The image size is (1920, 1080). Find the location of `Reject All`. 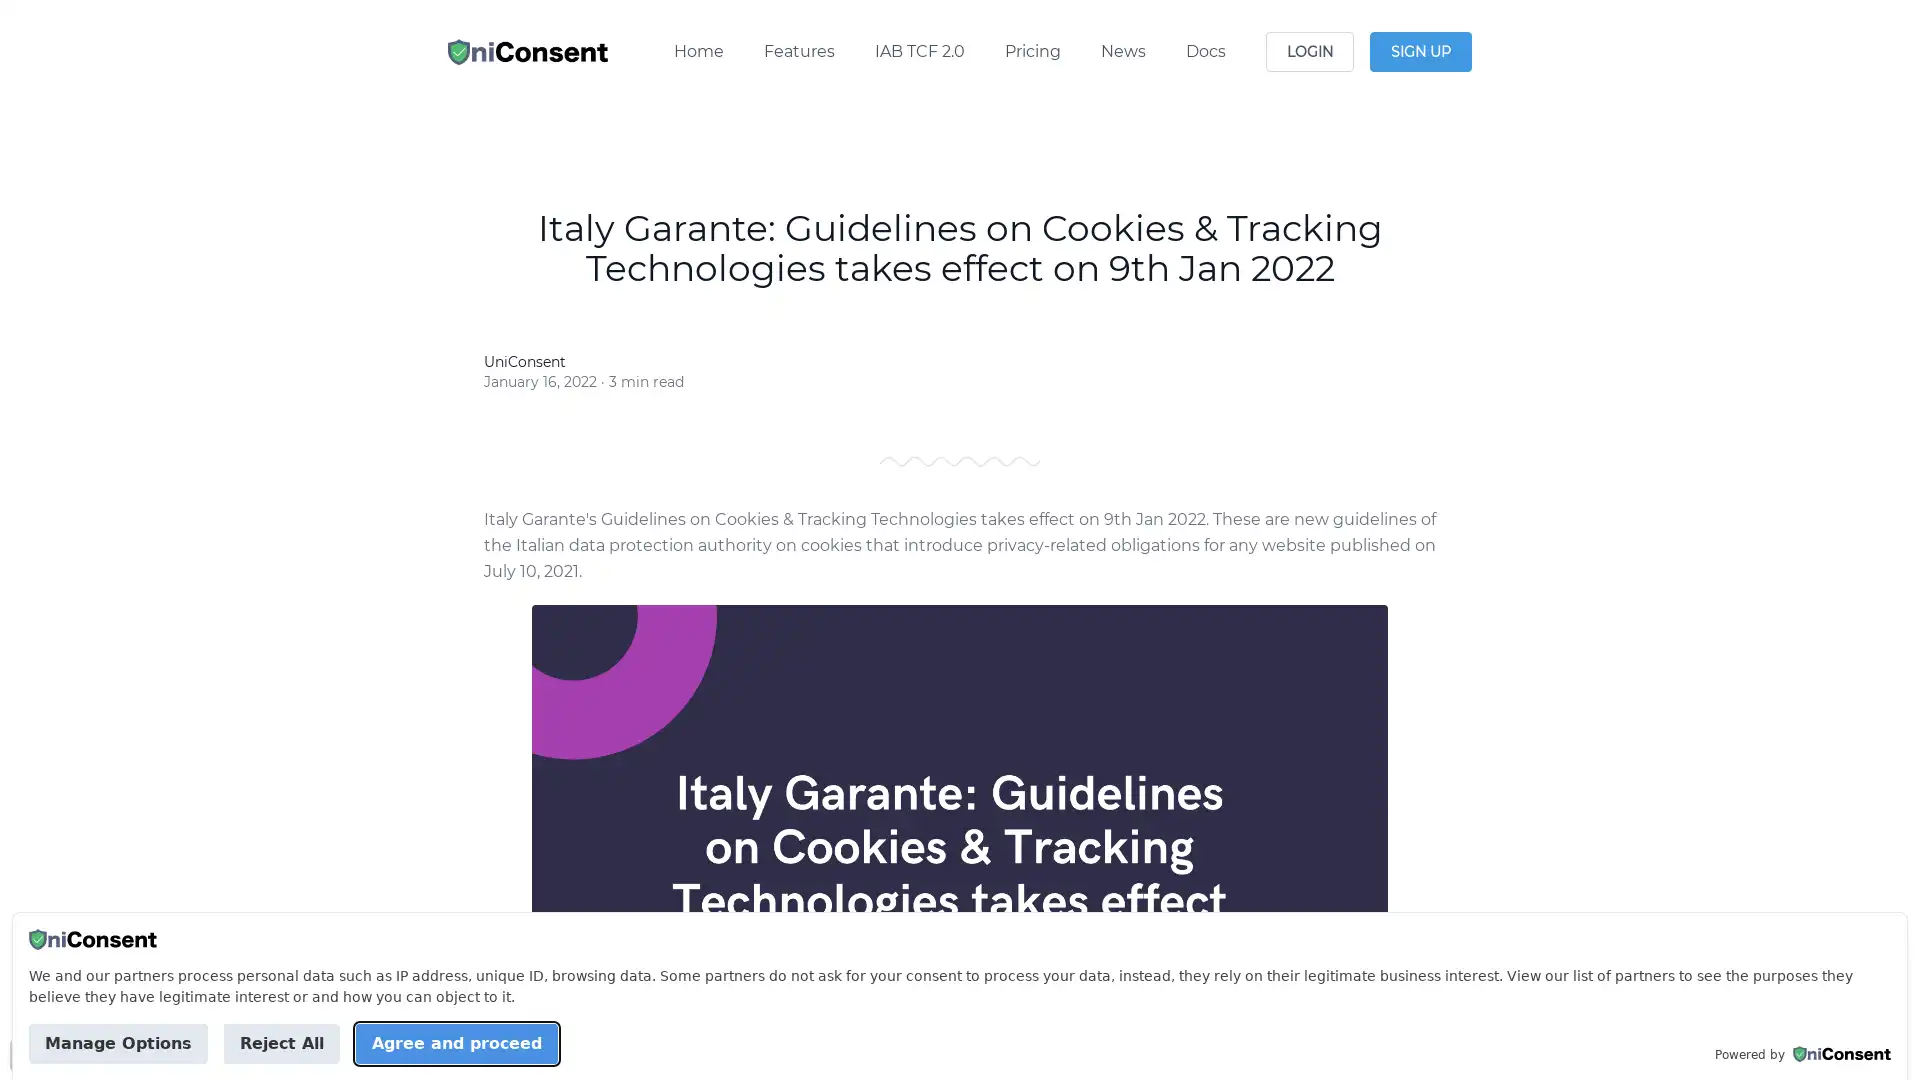

Reject All is located at coordinates (281, 1043).